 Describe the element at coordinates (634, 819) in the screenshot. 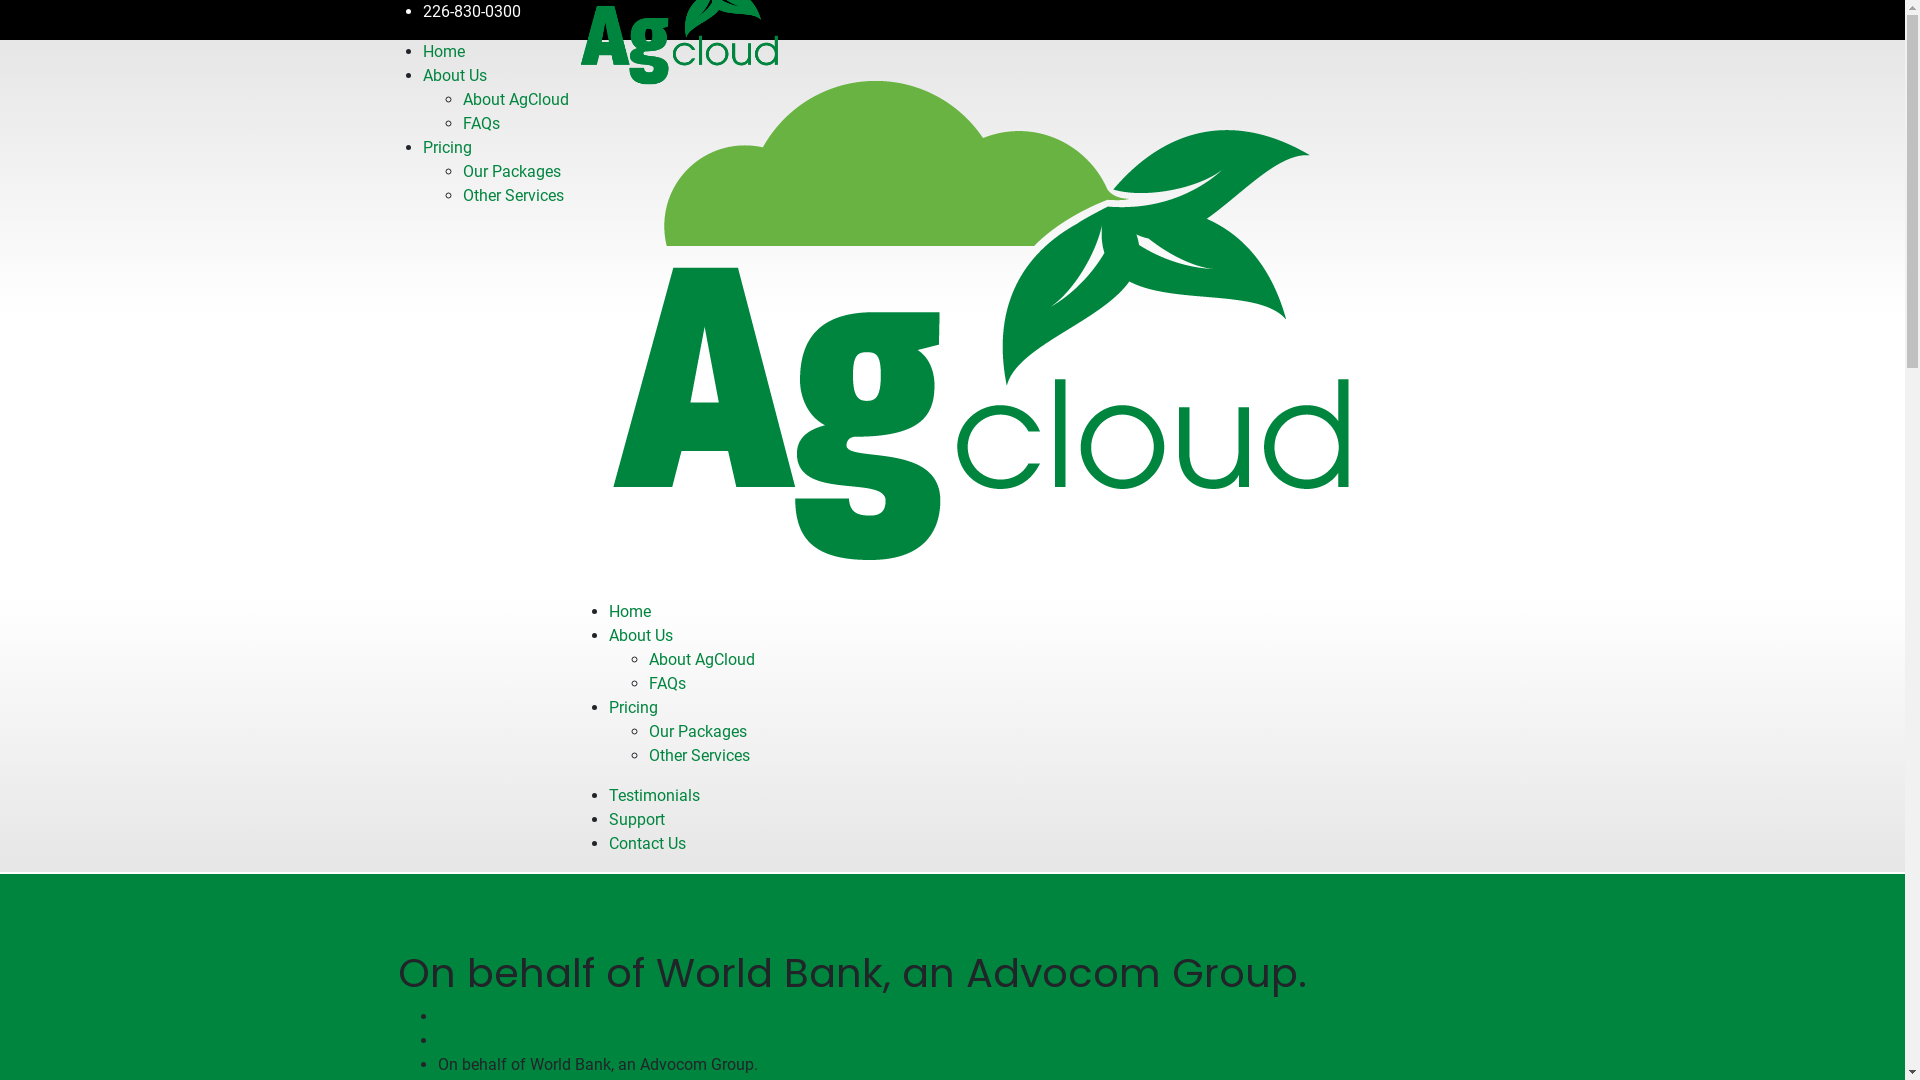

I see `'Support'` at that location.